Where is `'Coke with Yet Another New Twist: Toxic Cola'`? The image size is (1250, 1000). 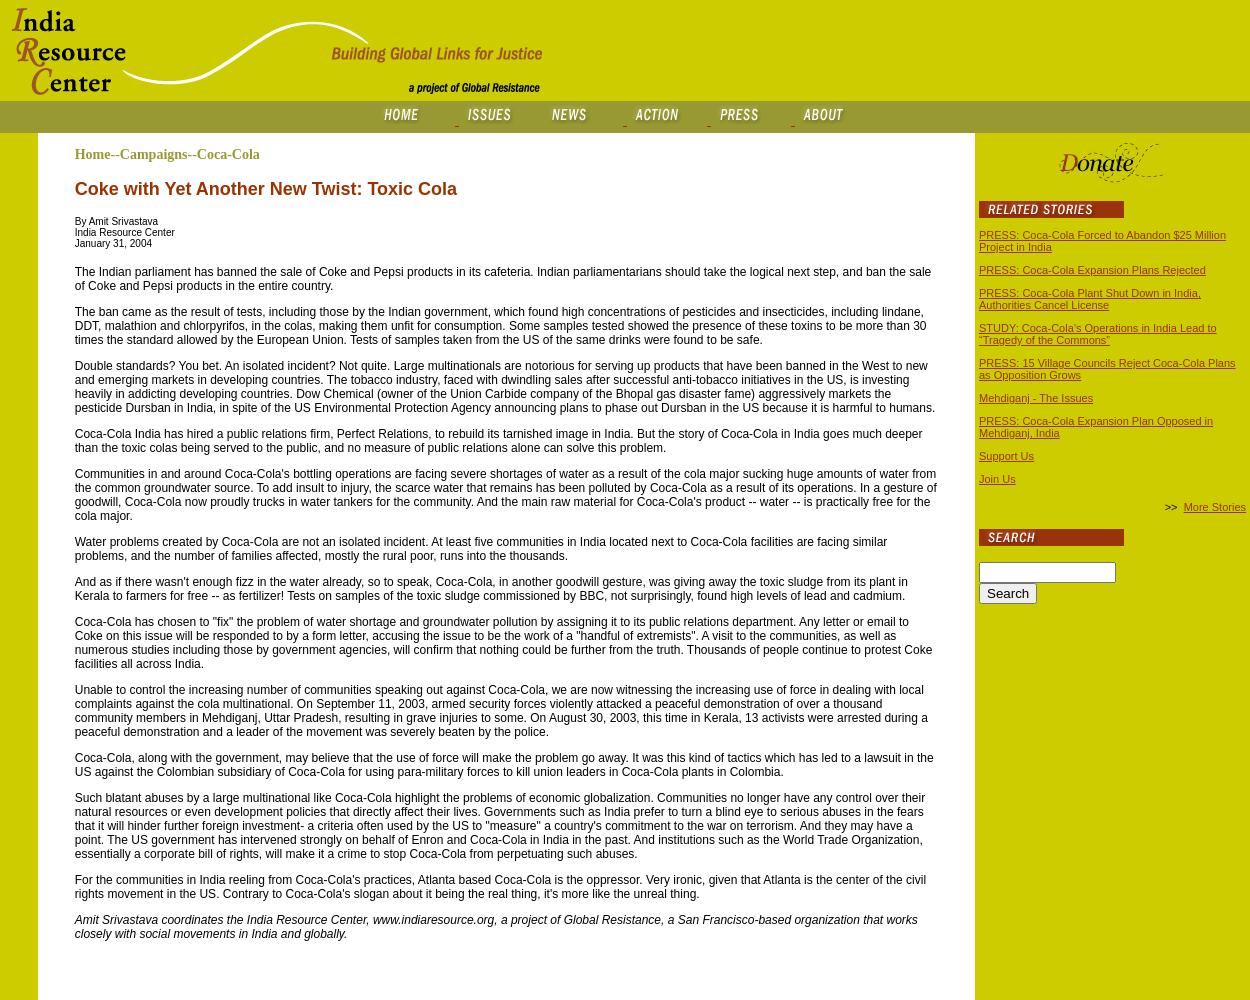 'Coke with Yet Another New Twist: Toxic Cola' is located at coordinates (265, 188).